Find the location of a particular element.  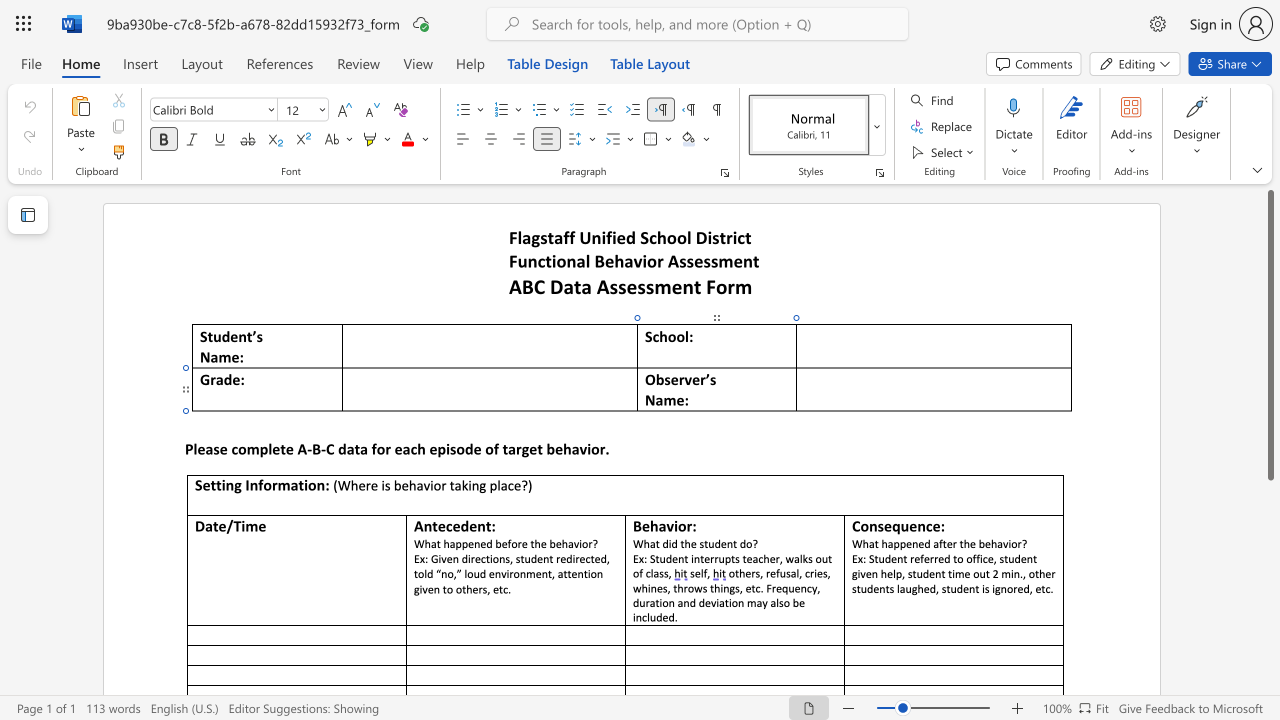

the 3th character "t" in the text is located at coordinates (551, 558).